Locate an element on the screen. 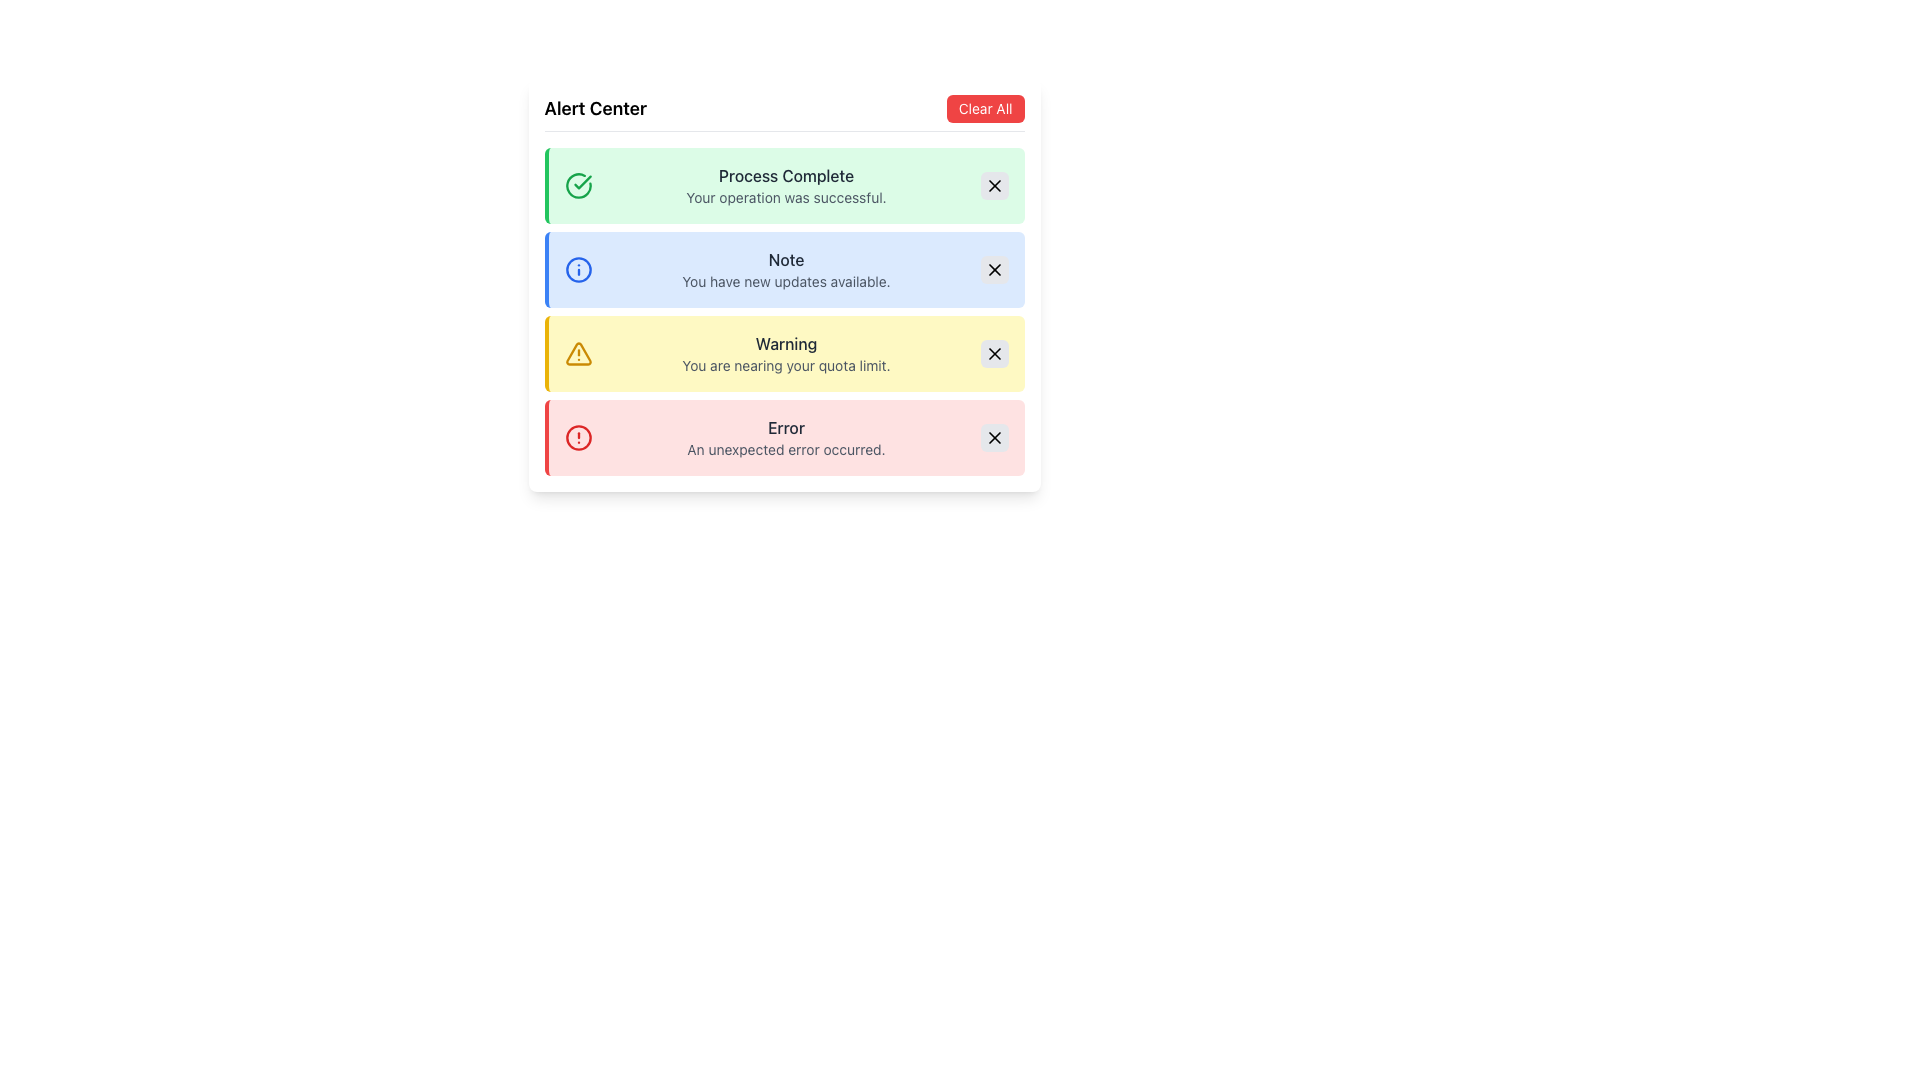  the text snippet styled in a small, gray-colored font that reads 'You have new updates available.' located beneath the heading 'Note' in a blue background section is located at coordinates (785, 281).